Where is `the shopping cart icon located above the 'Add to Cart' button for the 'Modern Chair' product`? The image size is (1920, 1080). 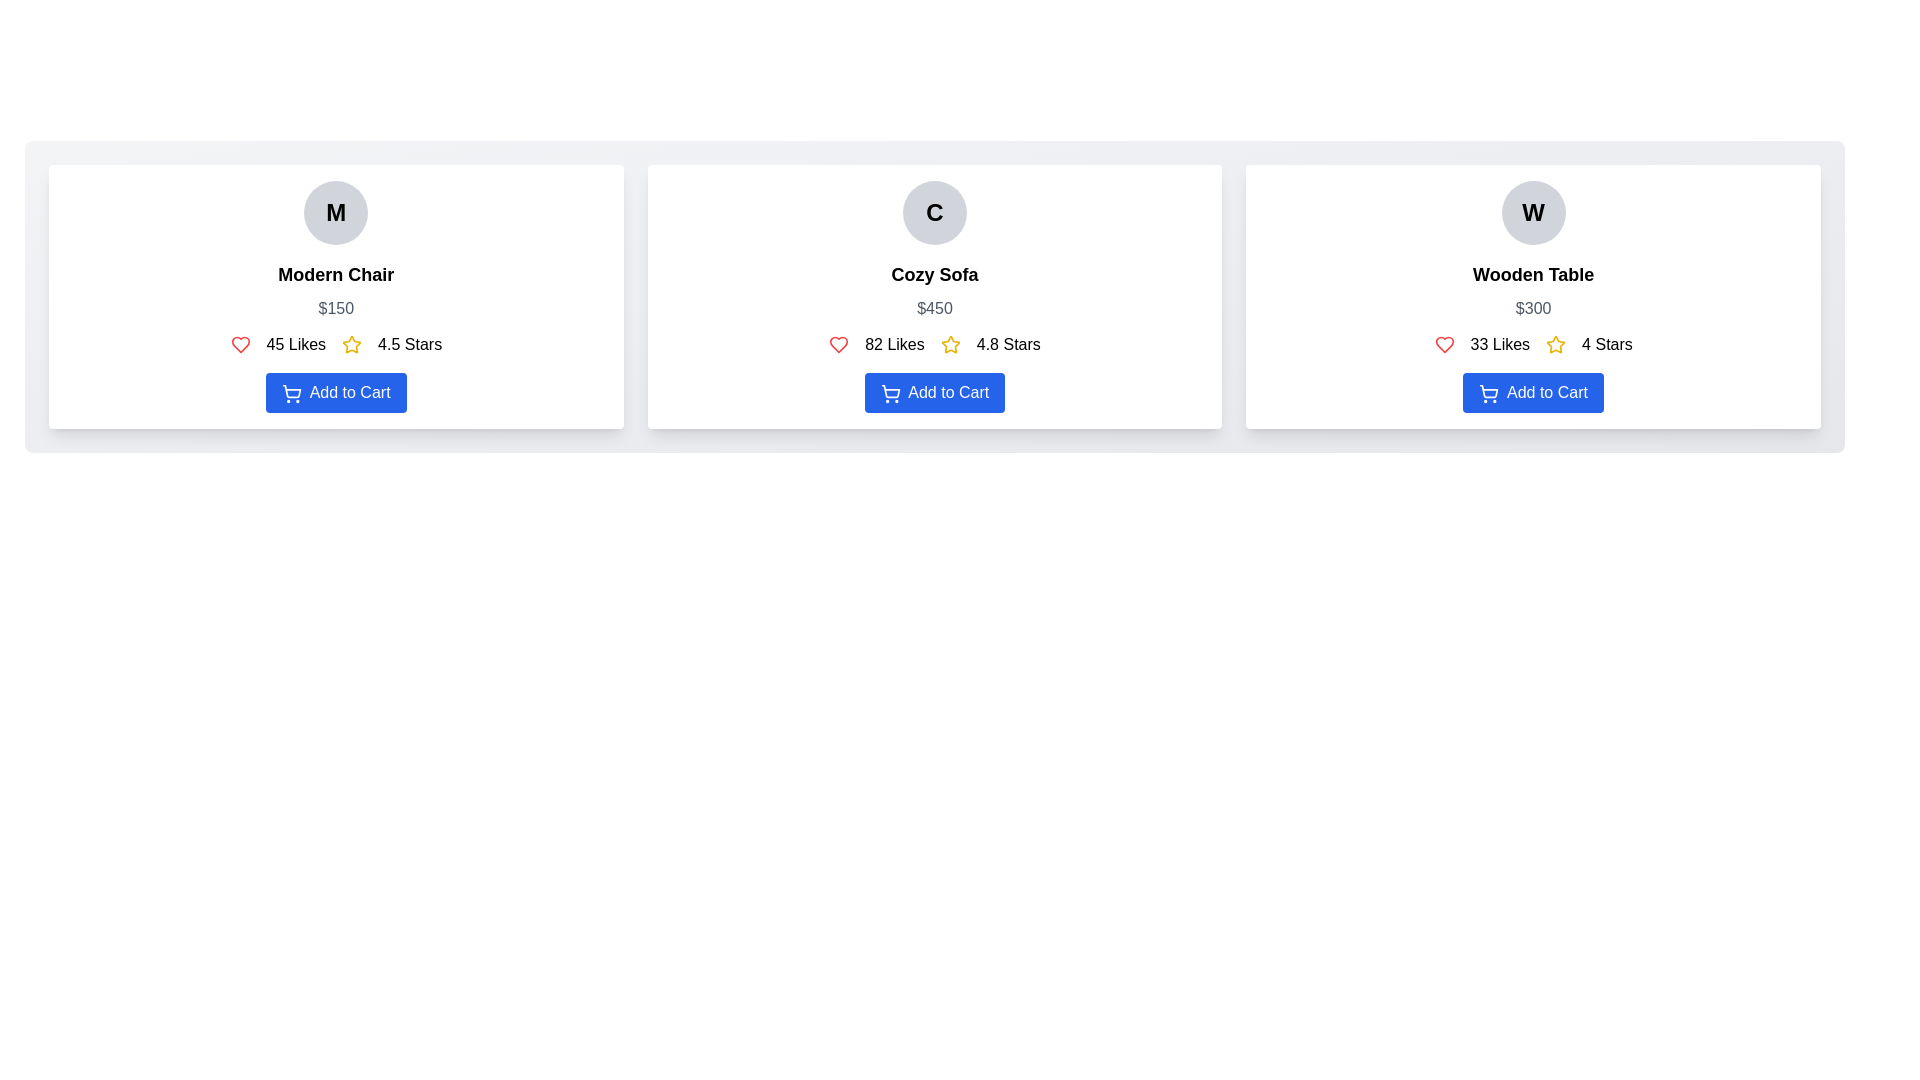 the shopping cart icon located above the 'Add to Cart' button for the 'Modern Chair' product is located at coordinates (291, 391).